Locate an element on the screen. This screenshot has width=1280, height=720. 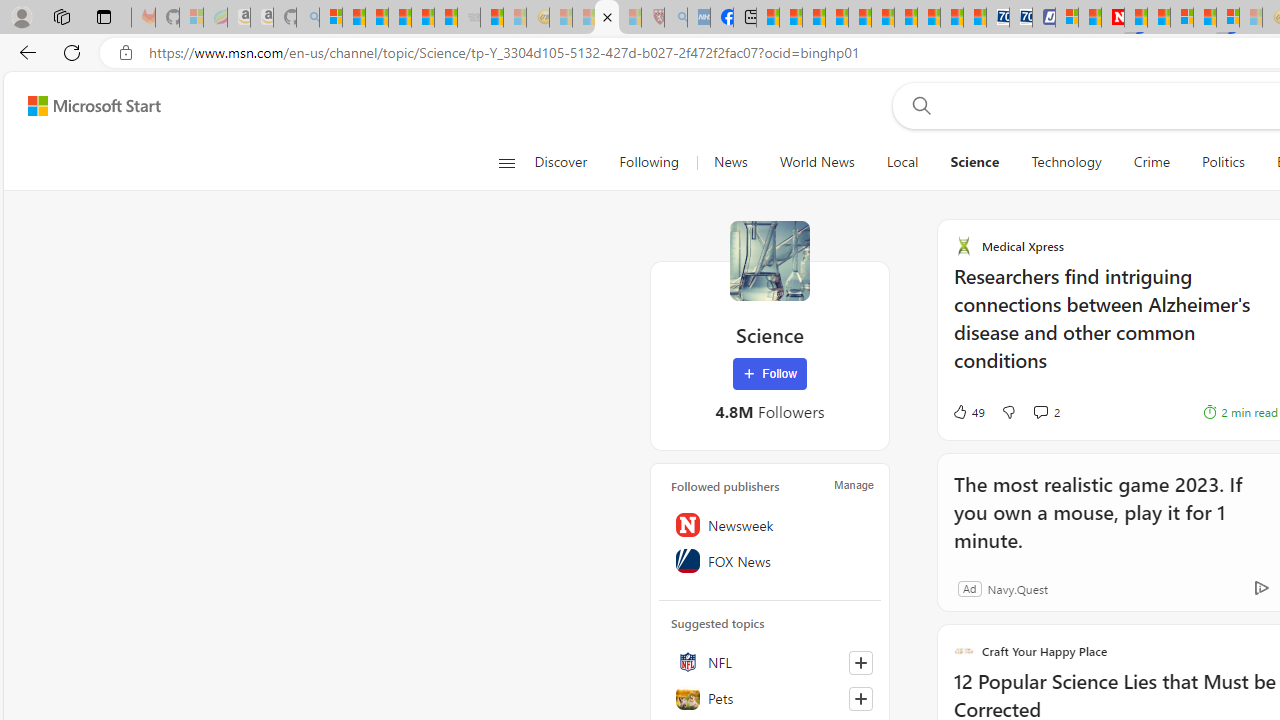
'Climate Damage Becomes Too Severe To Reverse' is located at coordinates (837, 17).